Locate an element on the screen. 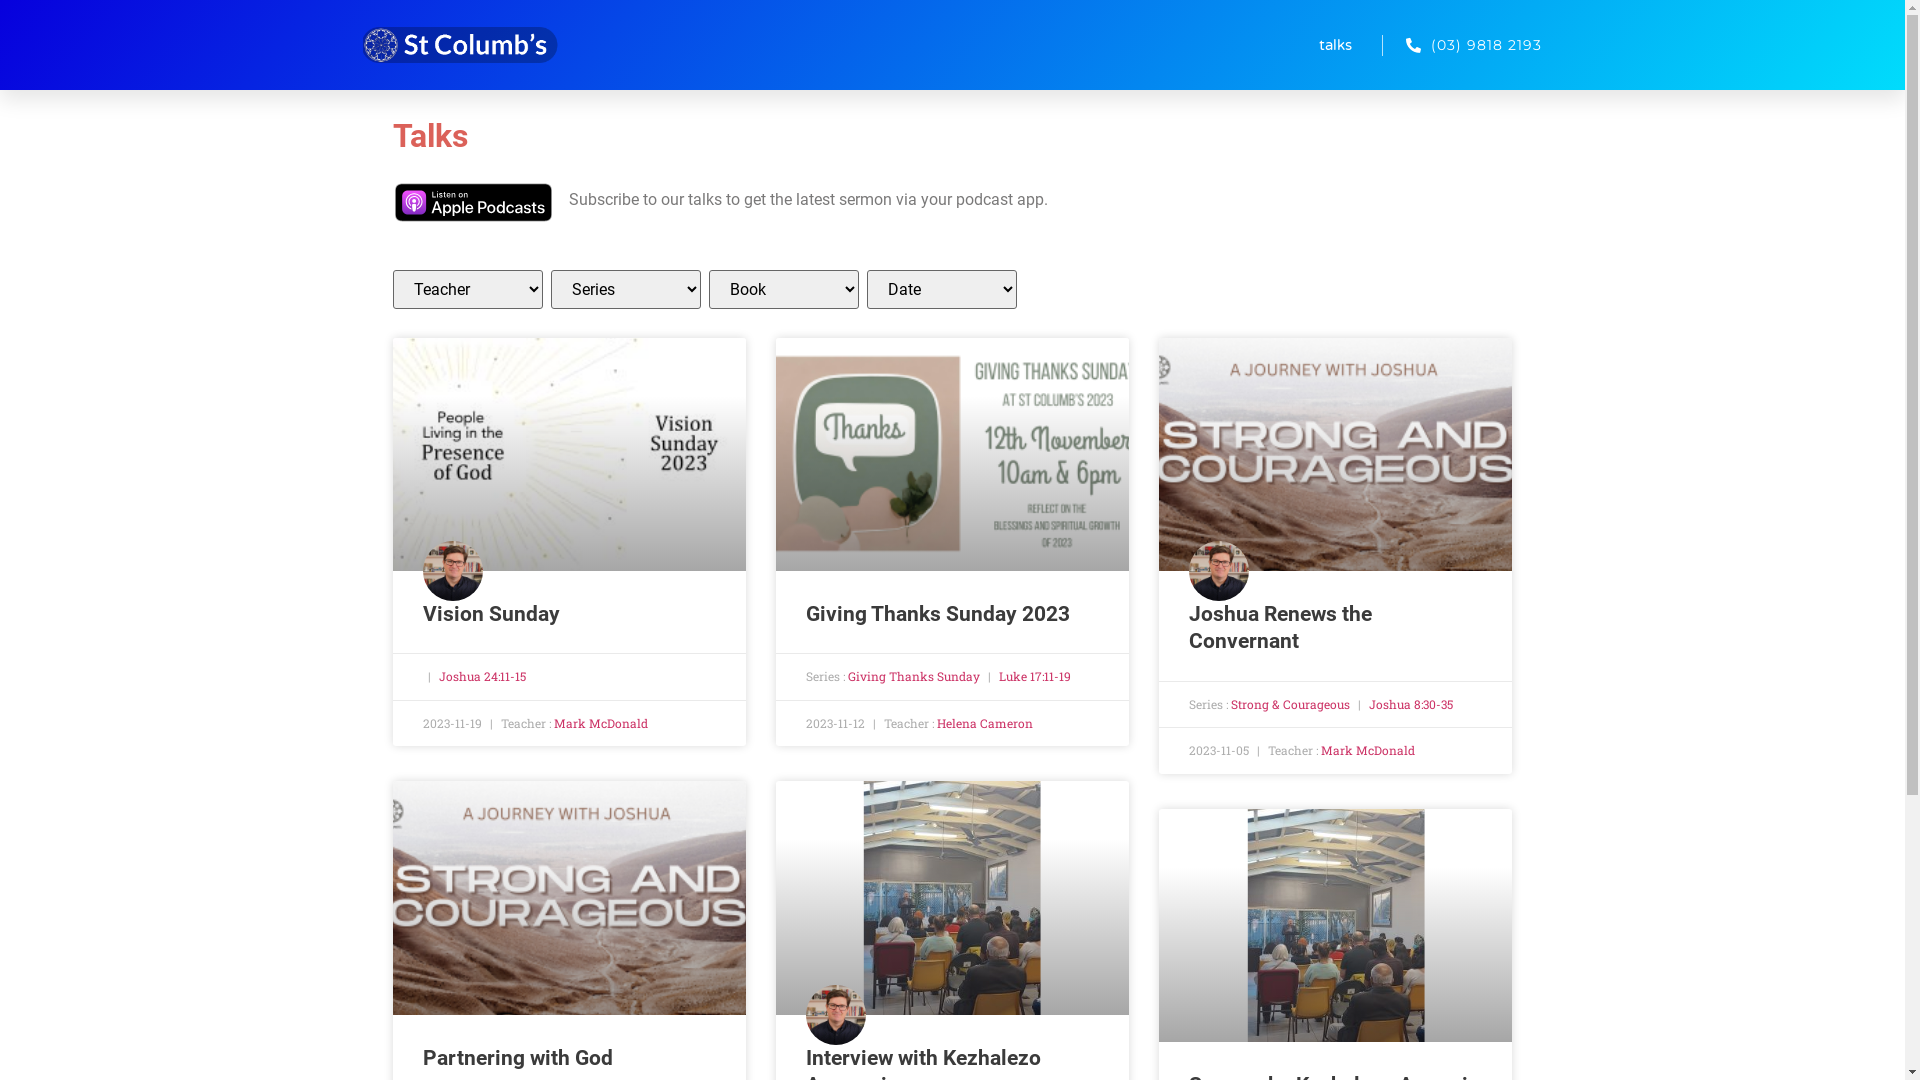  'Helena Cameron' is located at coordinates (984, 722).